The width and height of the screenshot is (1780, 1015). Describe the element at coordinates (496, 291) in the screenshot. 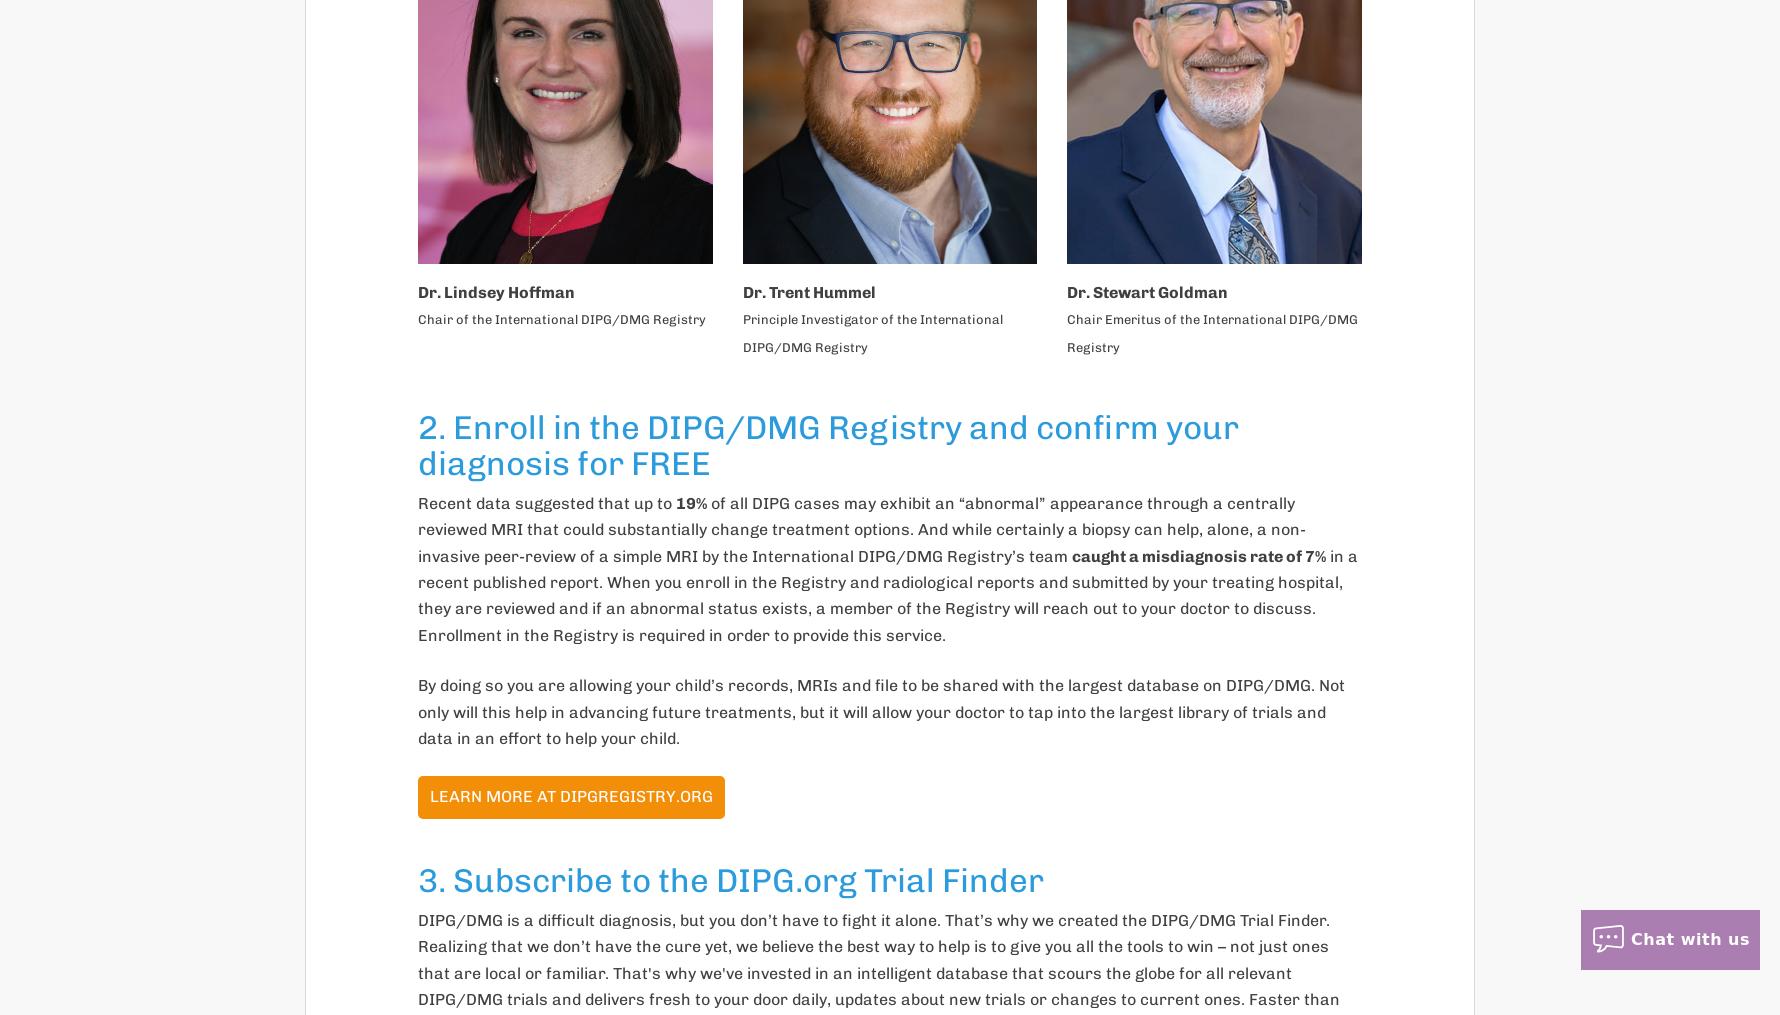

I see `'Dr. Lindsey Hoffman'` at that location.